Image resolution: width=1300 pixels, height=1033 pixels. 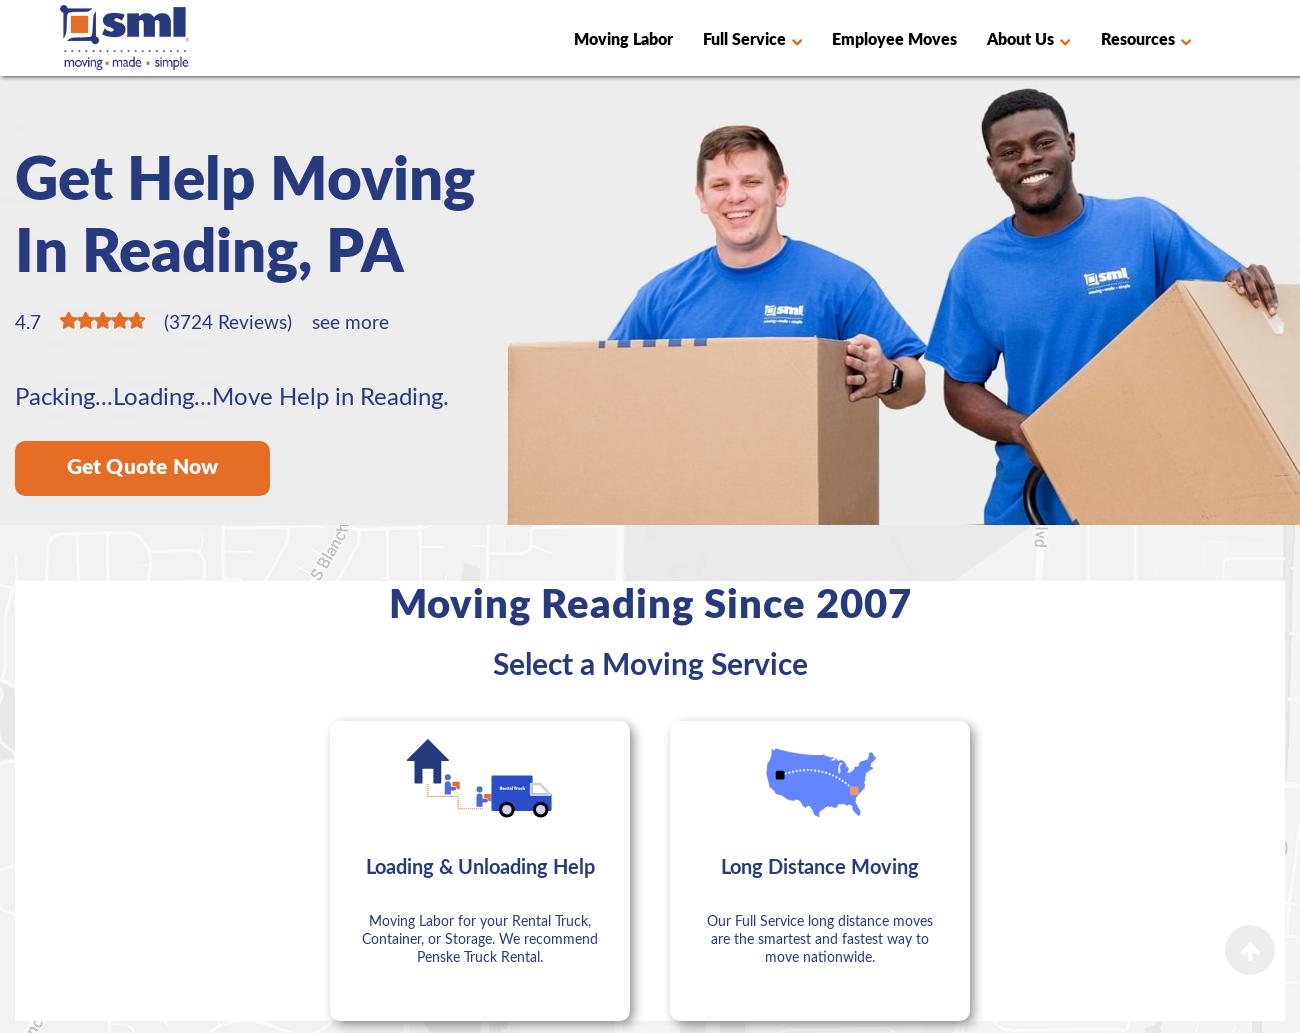 I want to click on 'In Reading, PA', so click(x=209, y=251).